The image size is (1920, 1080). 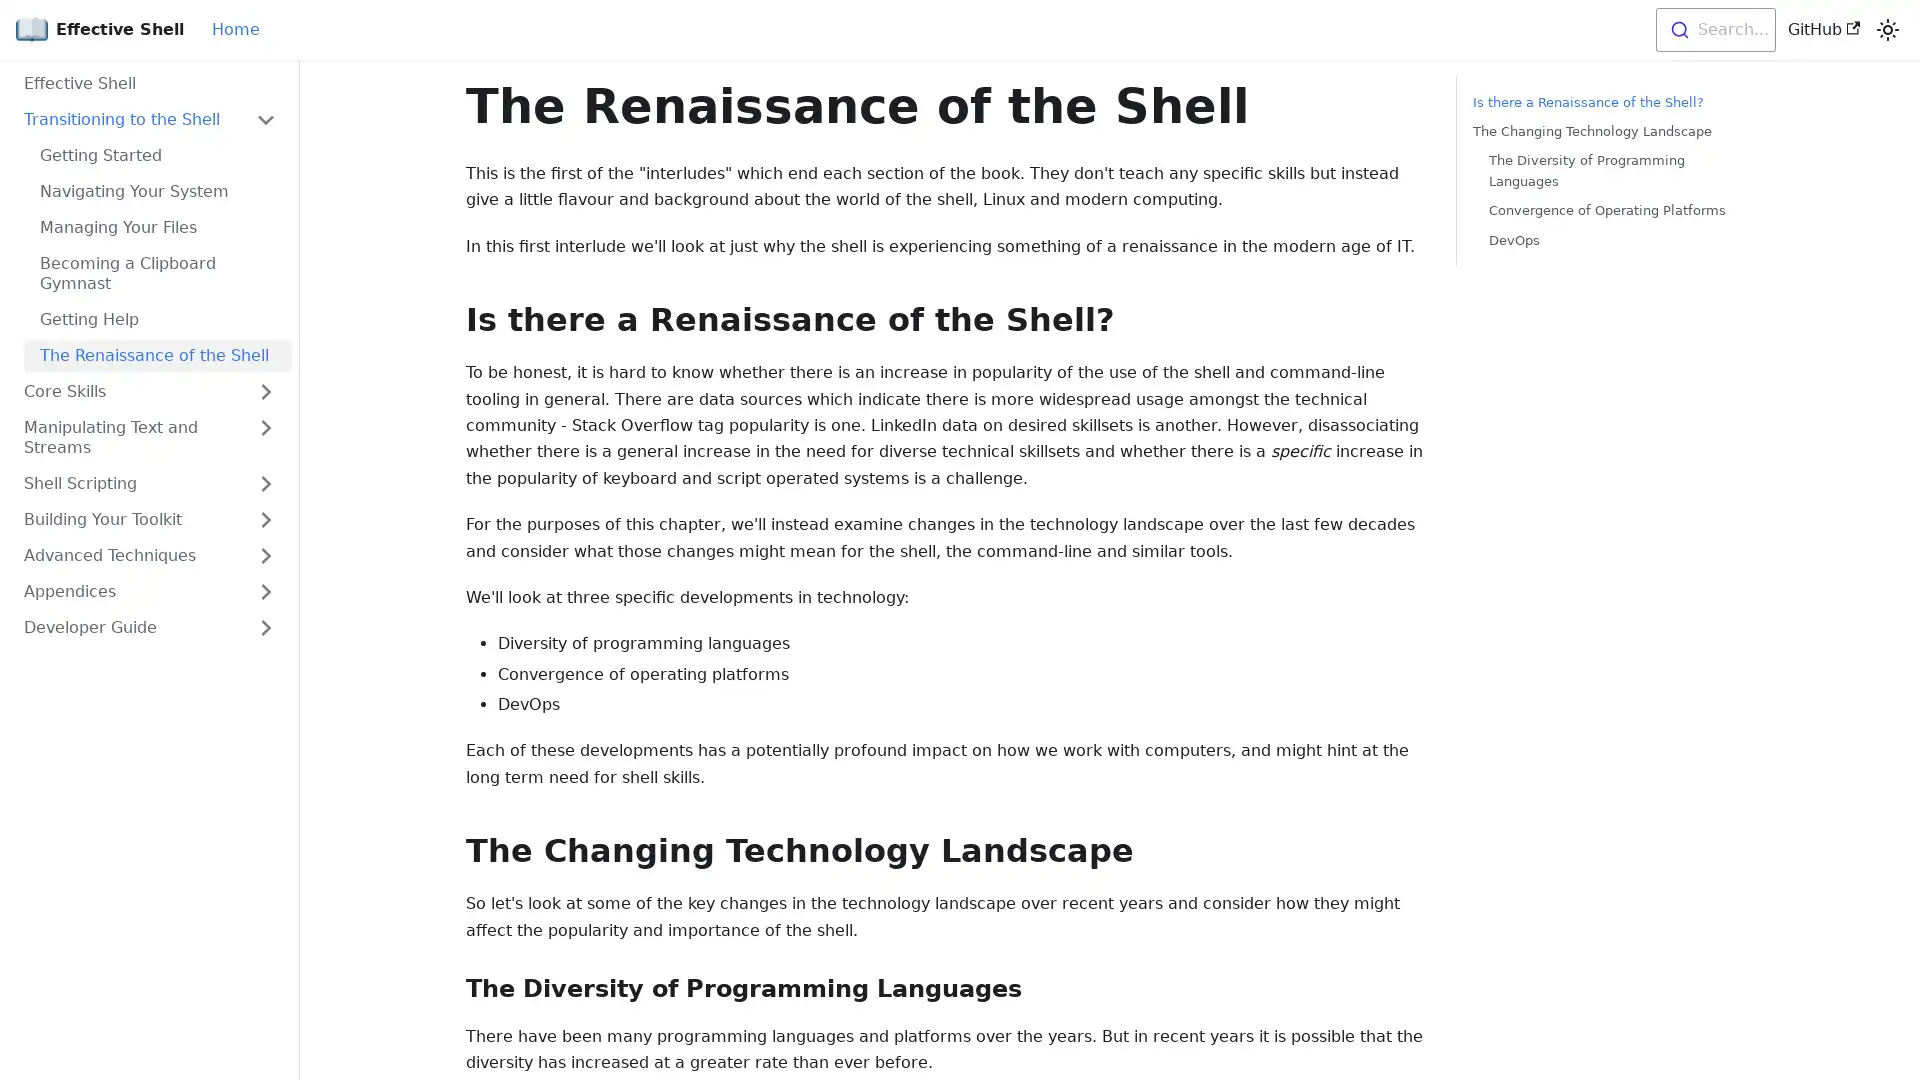 I want to click on Toggle the collapsible sidebar category 'Manipulating Text and Streams', so click(x=264, y=437).